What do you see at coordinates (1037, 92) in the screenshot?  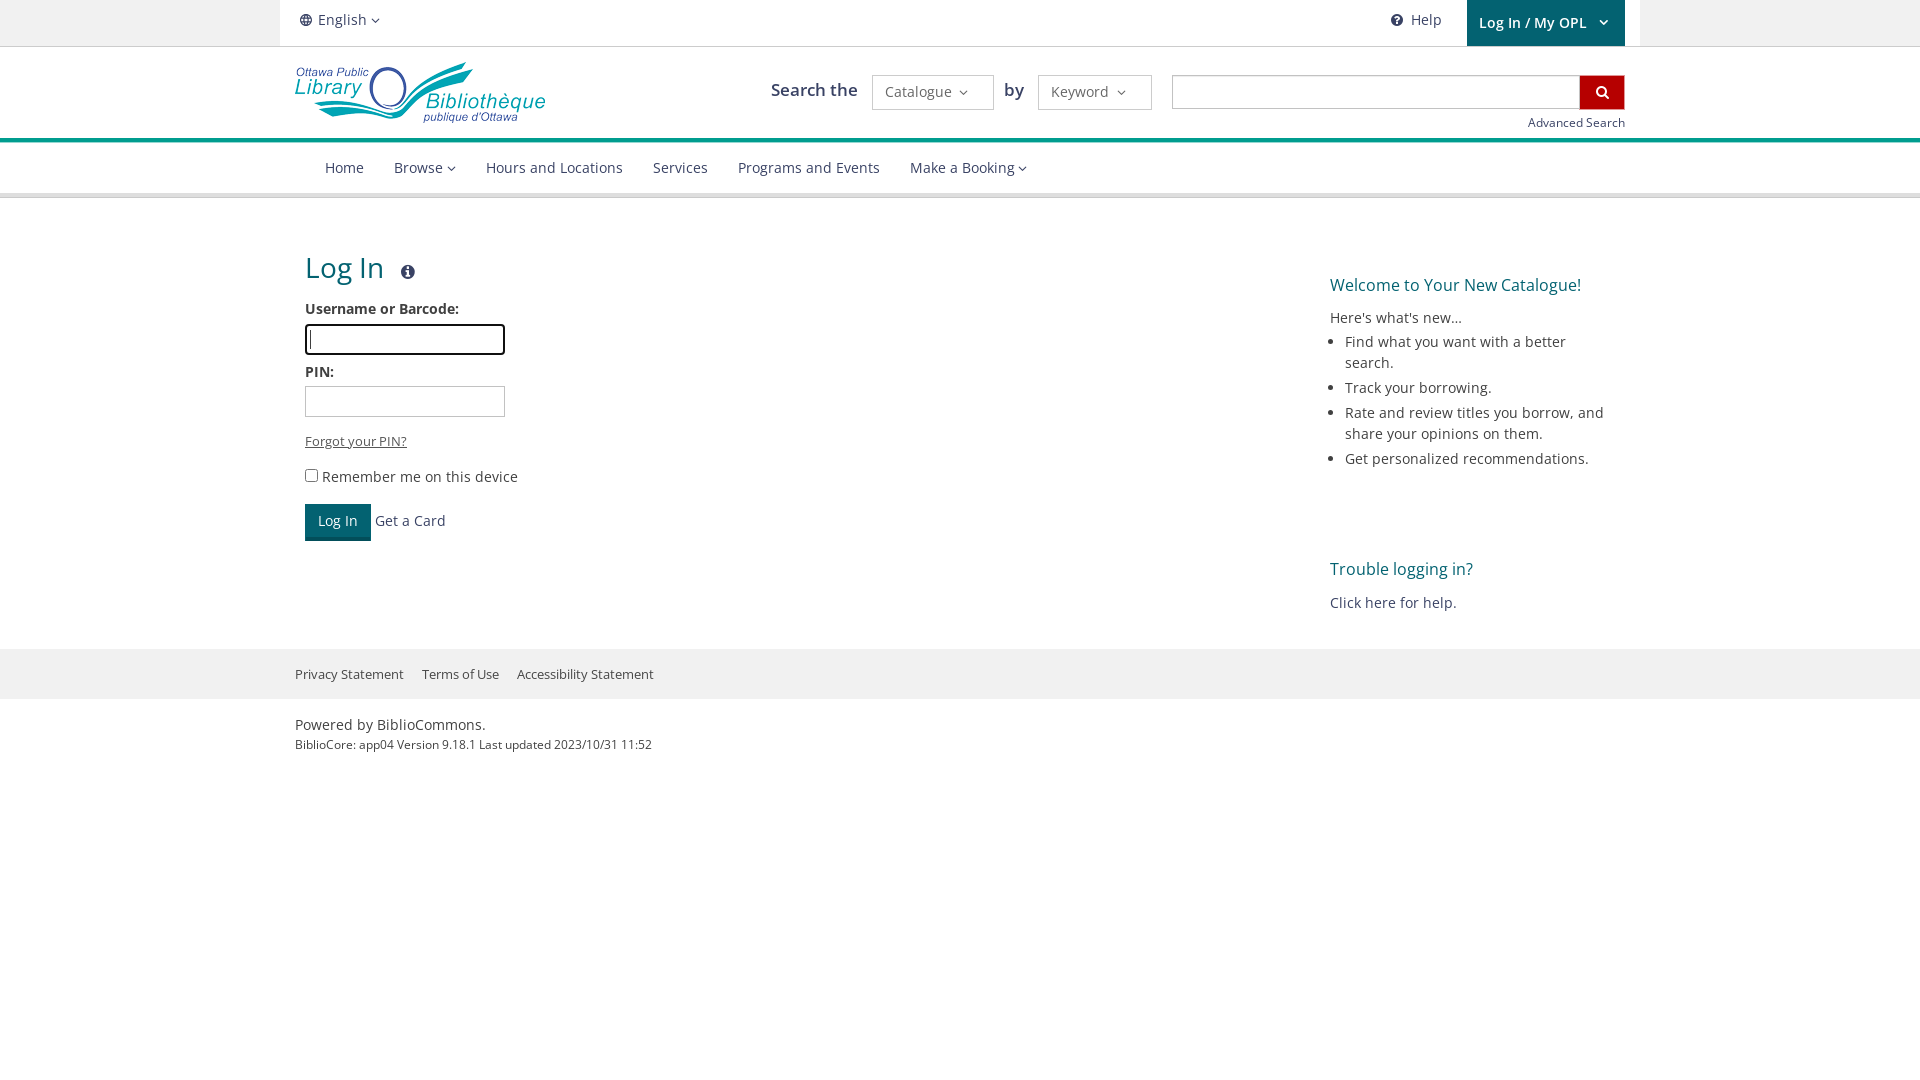 I see `'Keyword` at bounding box center [1037, 92].